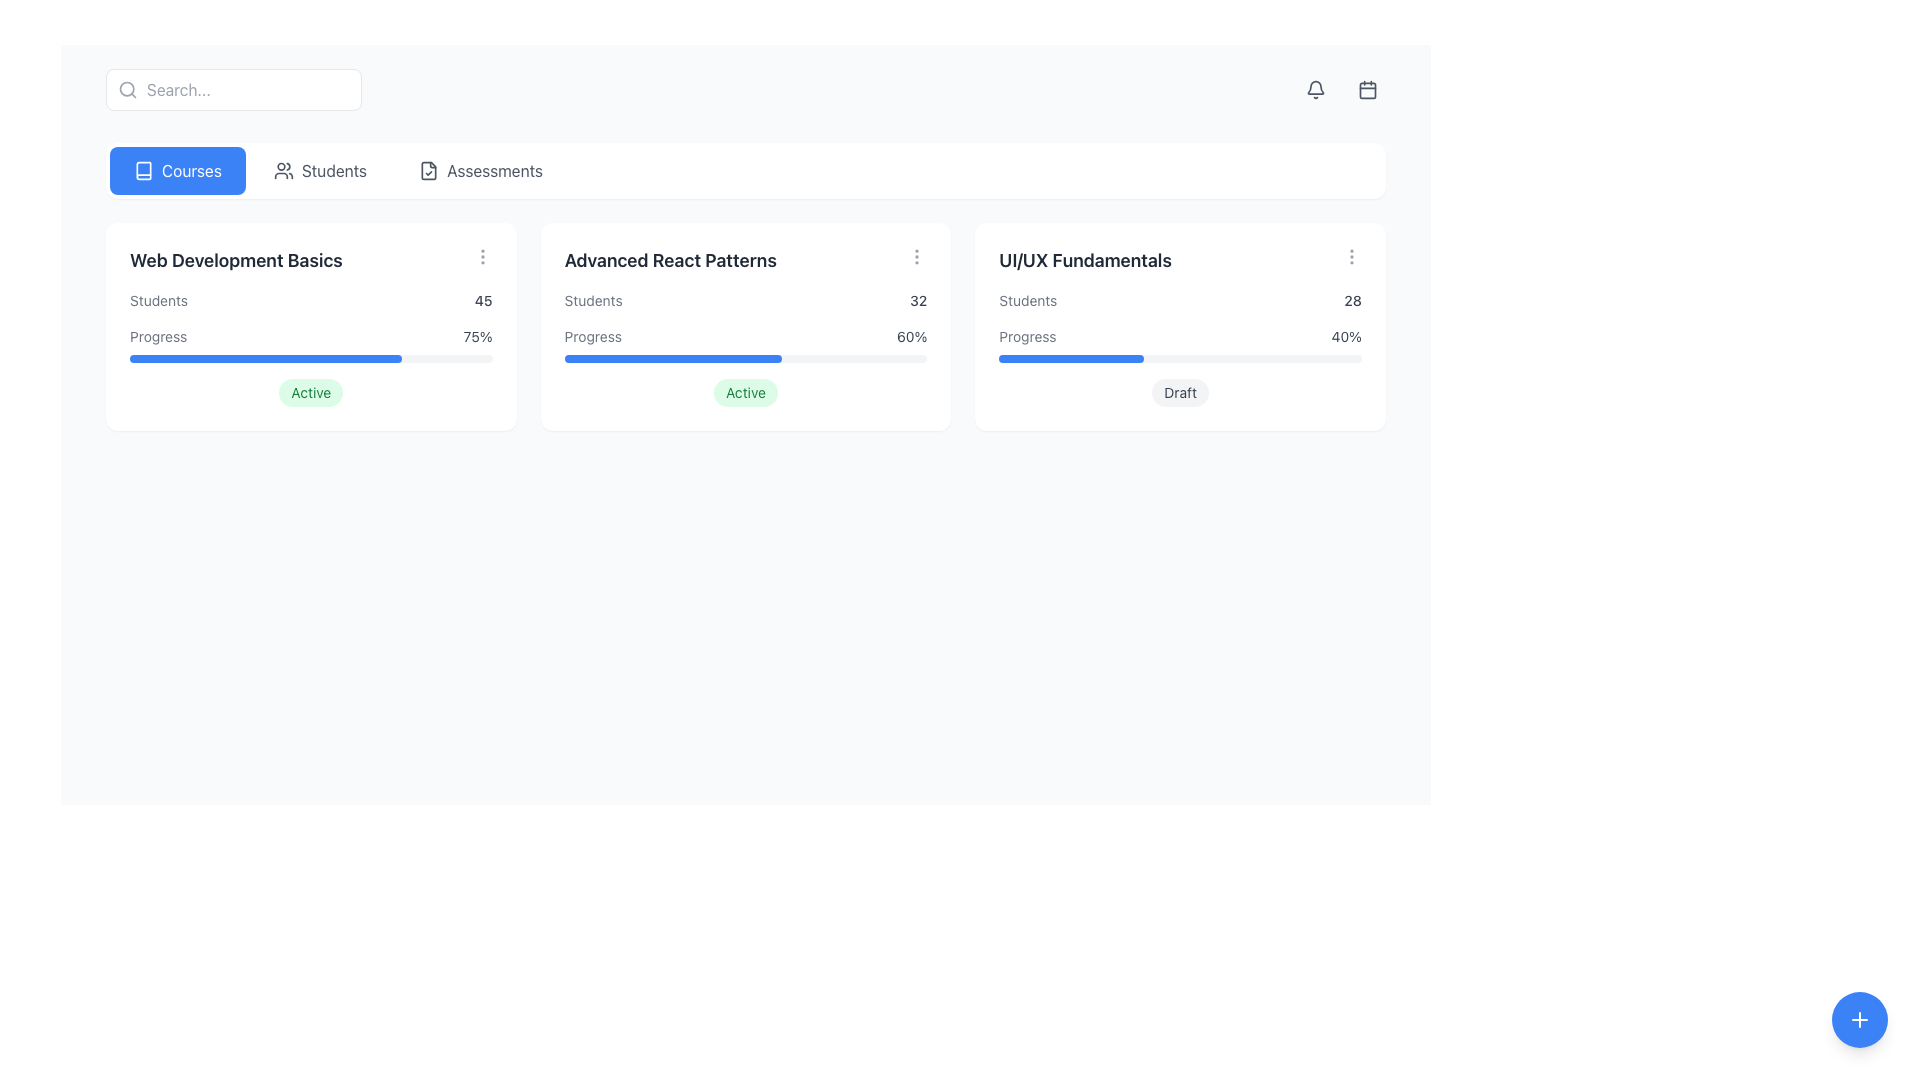 The height and width of the screenshot is (1080, 1920). What do you see at coordinates (1180, 326) in the screenshot?
I see `the Informational card titled 'UI/UX Fundamentals', which is the third card in a grid row, featuring a white background, rounded corners, and a badge labeled 'Draft'` at bounding box center [1180, 326].